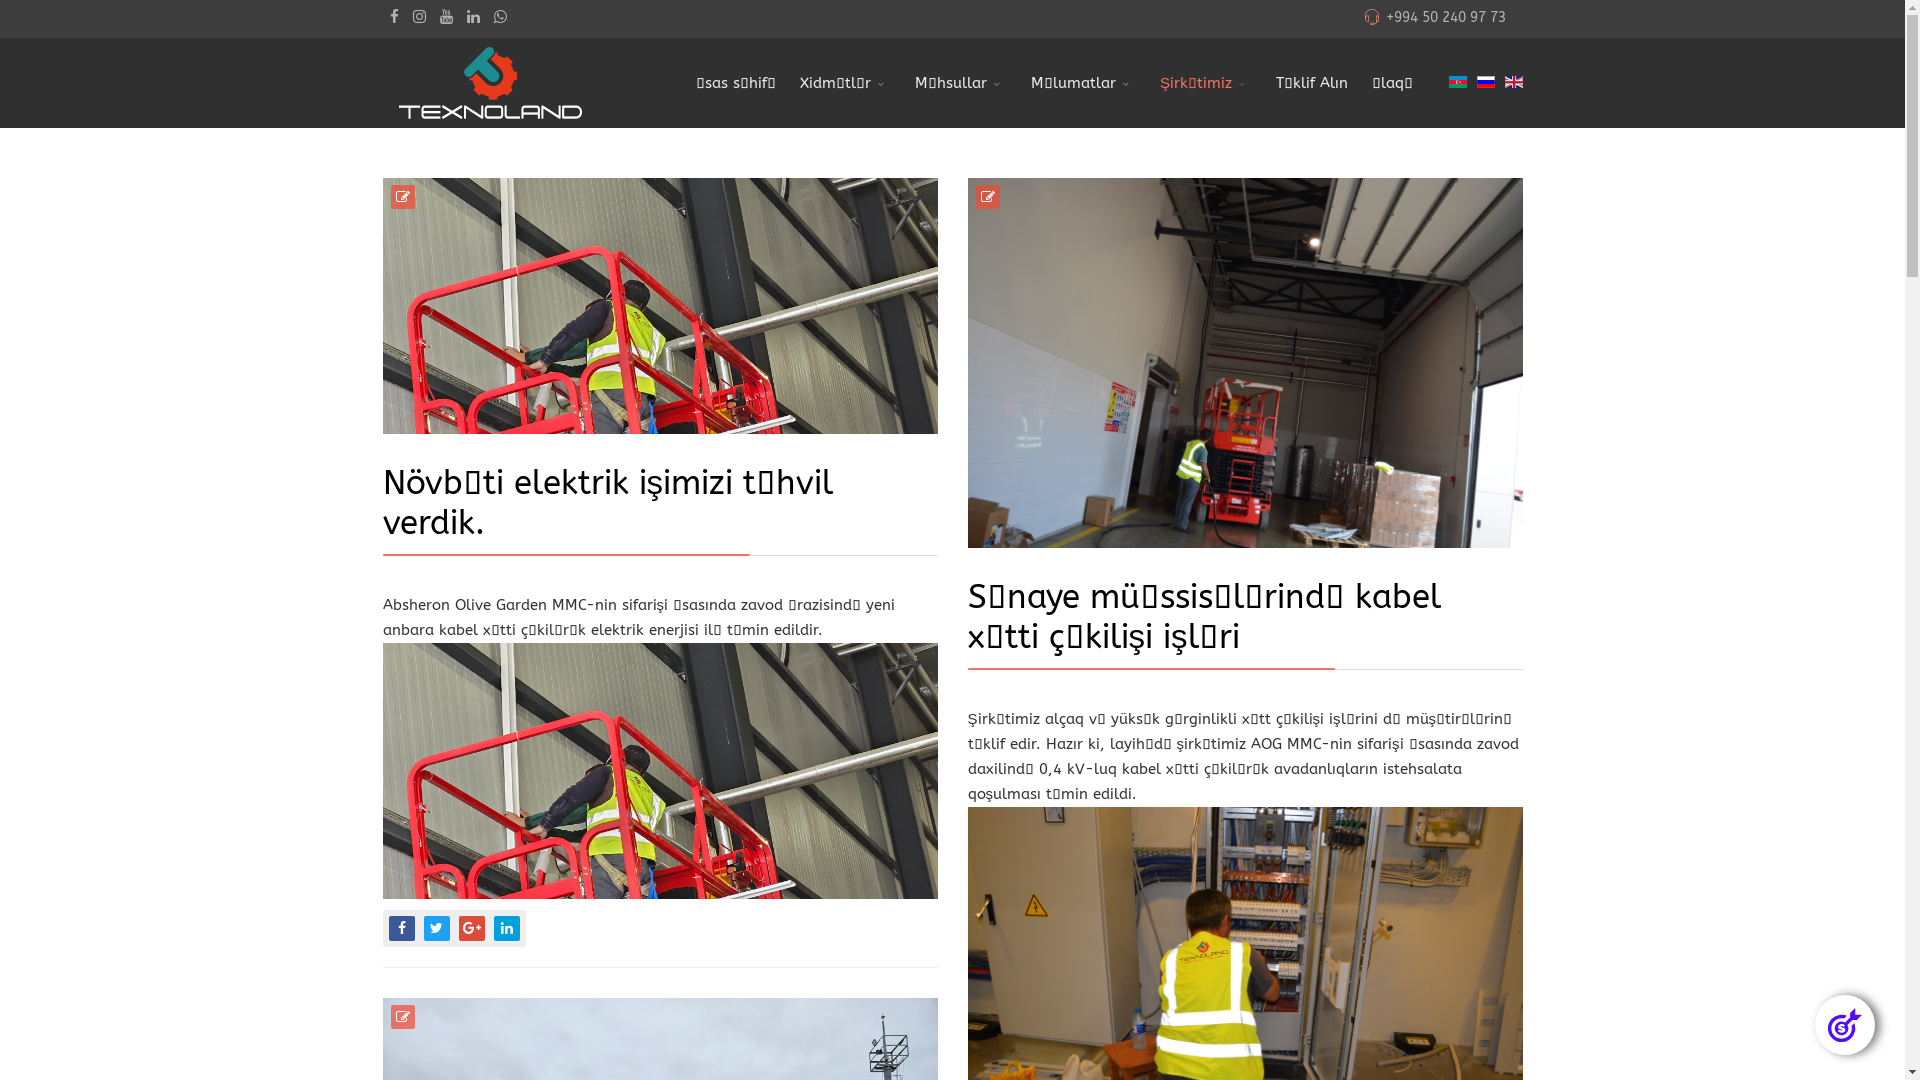 The width and height of the screenshot is (1920, 1080). I want to click on 'Azerbaijan (az-AZ)', so click(1457, 80).